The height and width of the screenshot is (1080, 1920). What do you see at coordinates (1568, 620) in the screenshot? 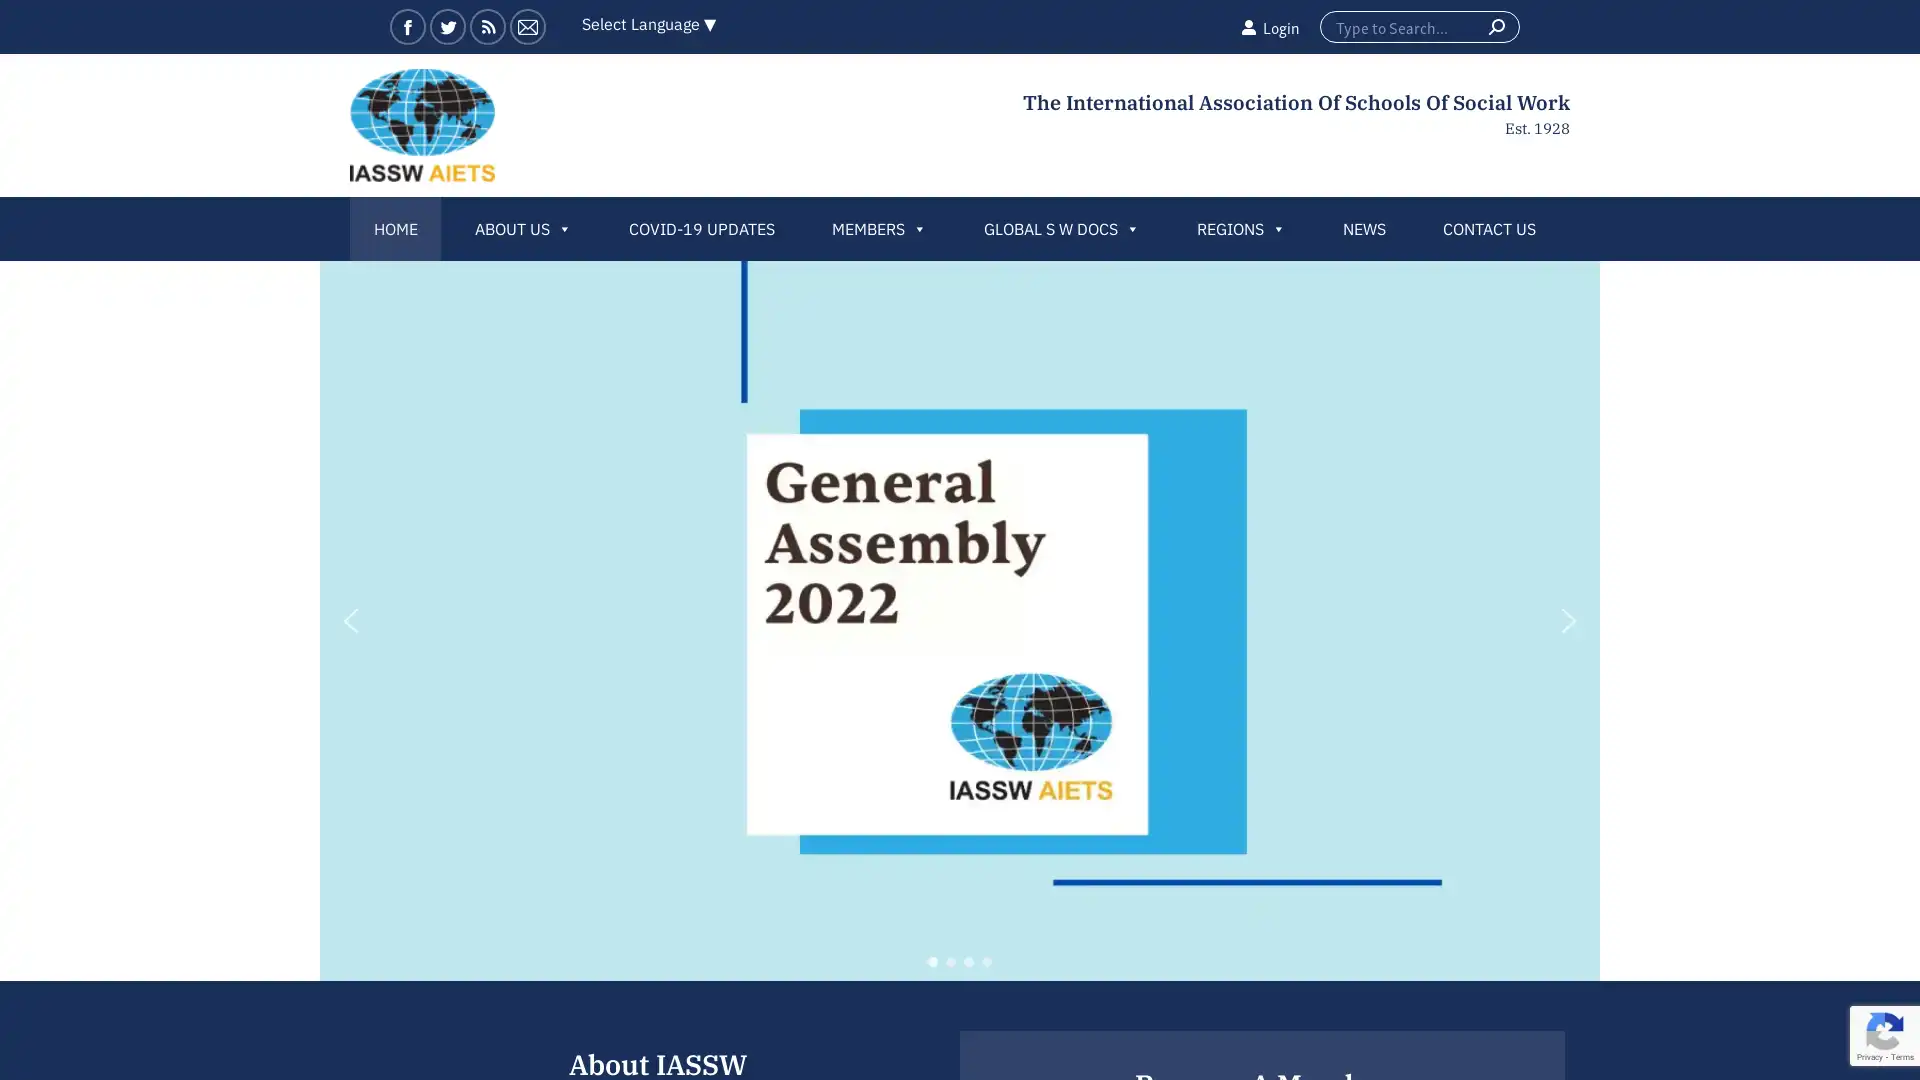
I see `next arrow` at bounding box center [1568, 620].